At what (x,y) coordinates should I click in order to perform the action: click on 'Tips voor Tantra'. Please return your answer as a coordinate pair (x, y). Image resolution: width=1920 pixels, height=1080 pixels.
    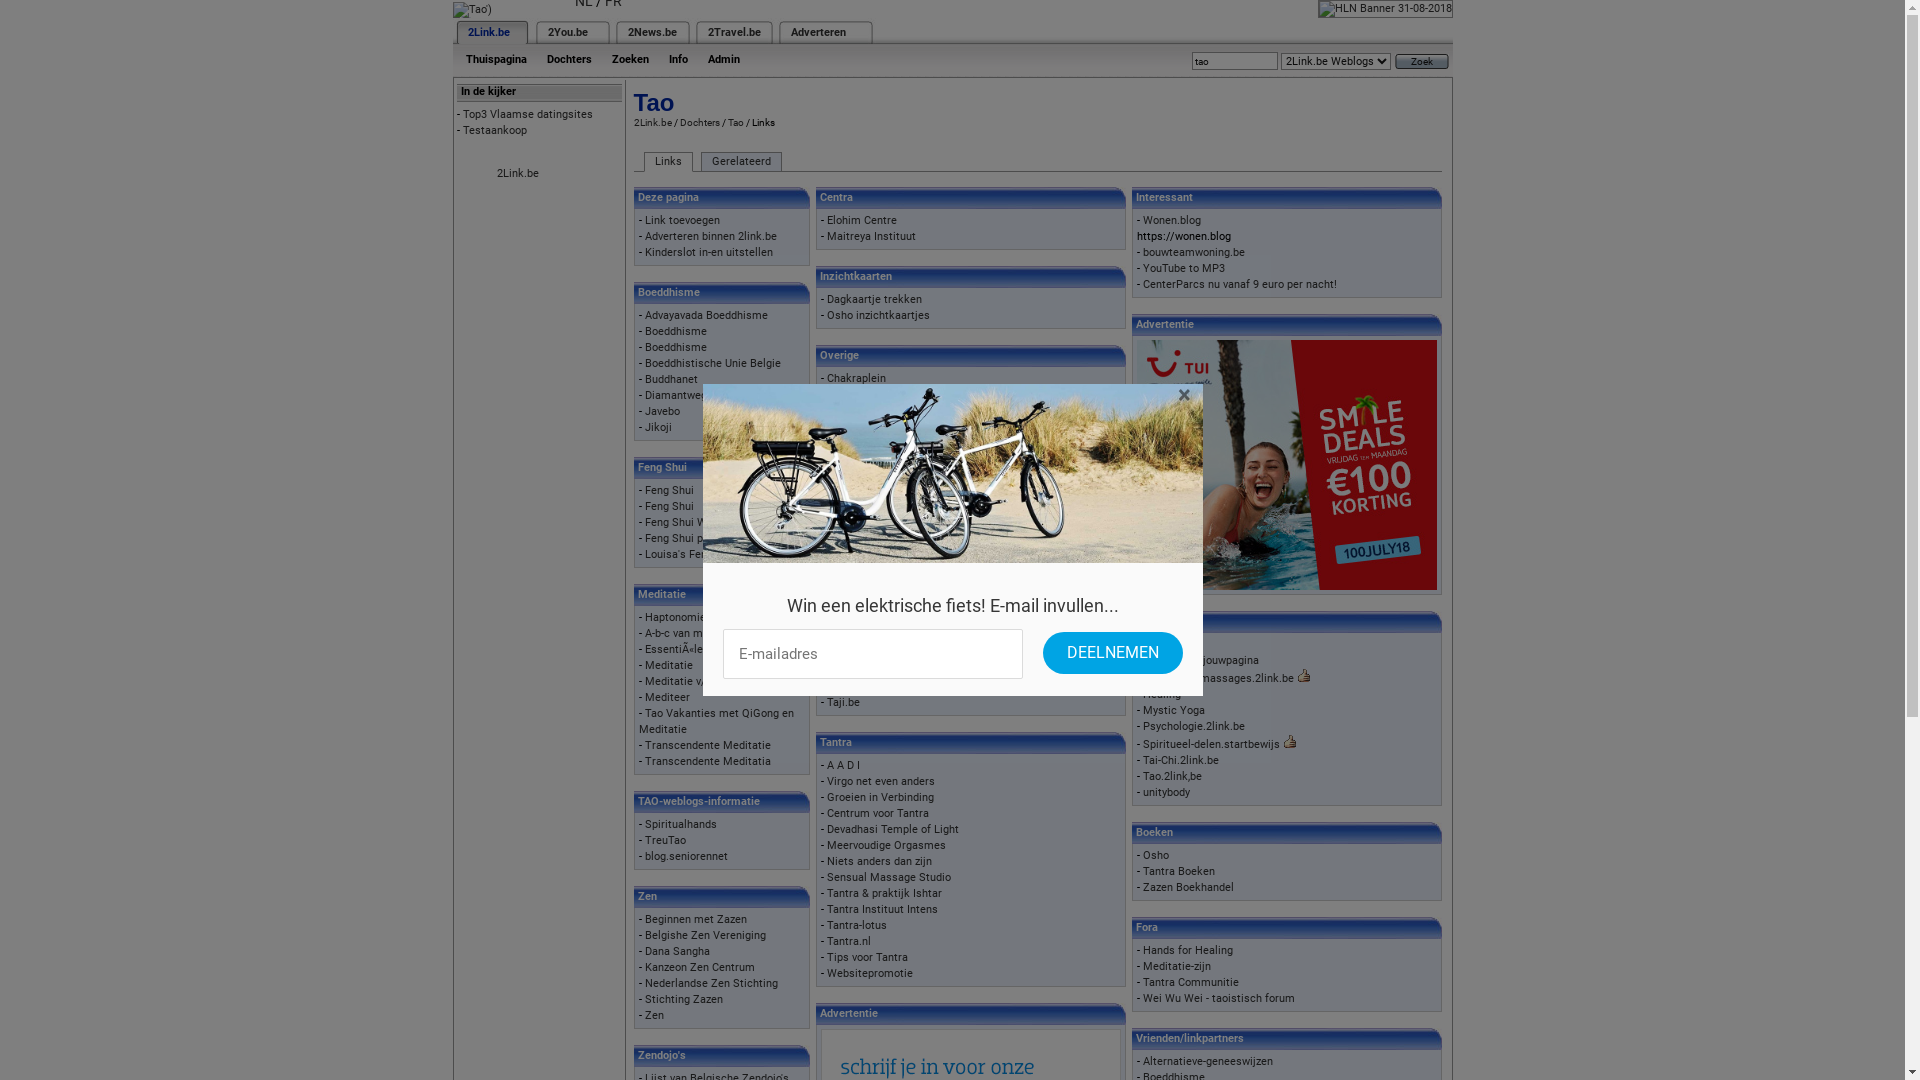
    Looking at the image, I should click on (866, 956).